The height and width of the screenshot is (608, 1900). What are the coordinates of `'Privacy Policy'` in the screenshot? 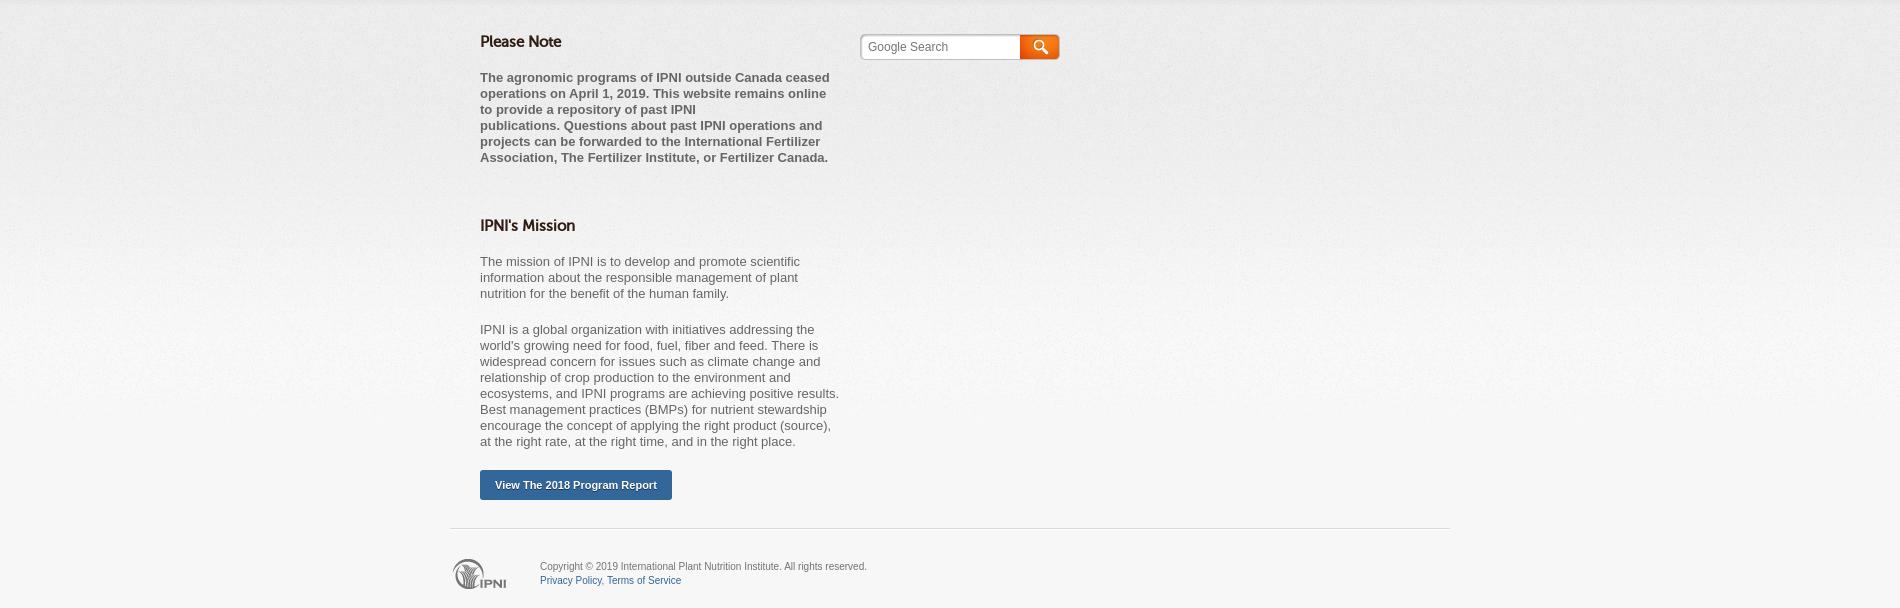 It's located at (570, 579).